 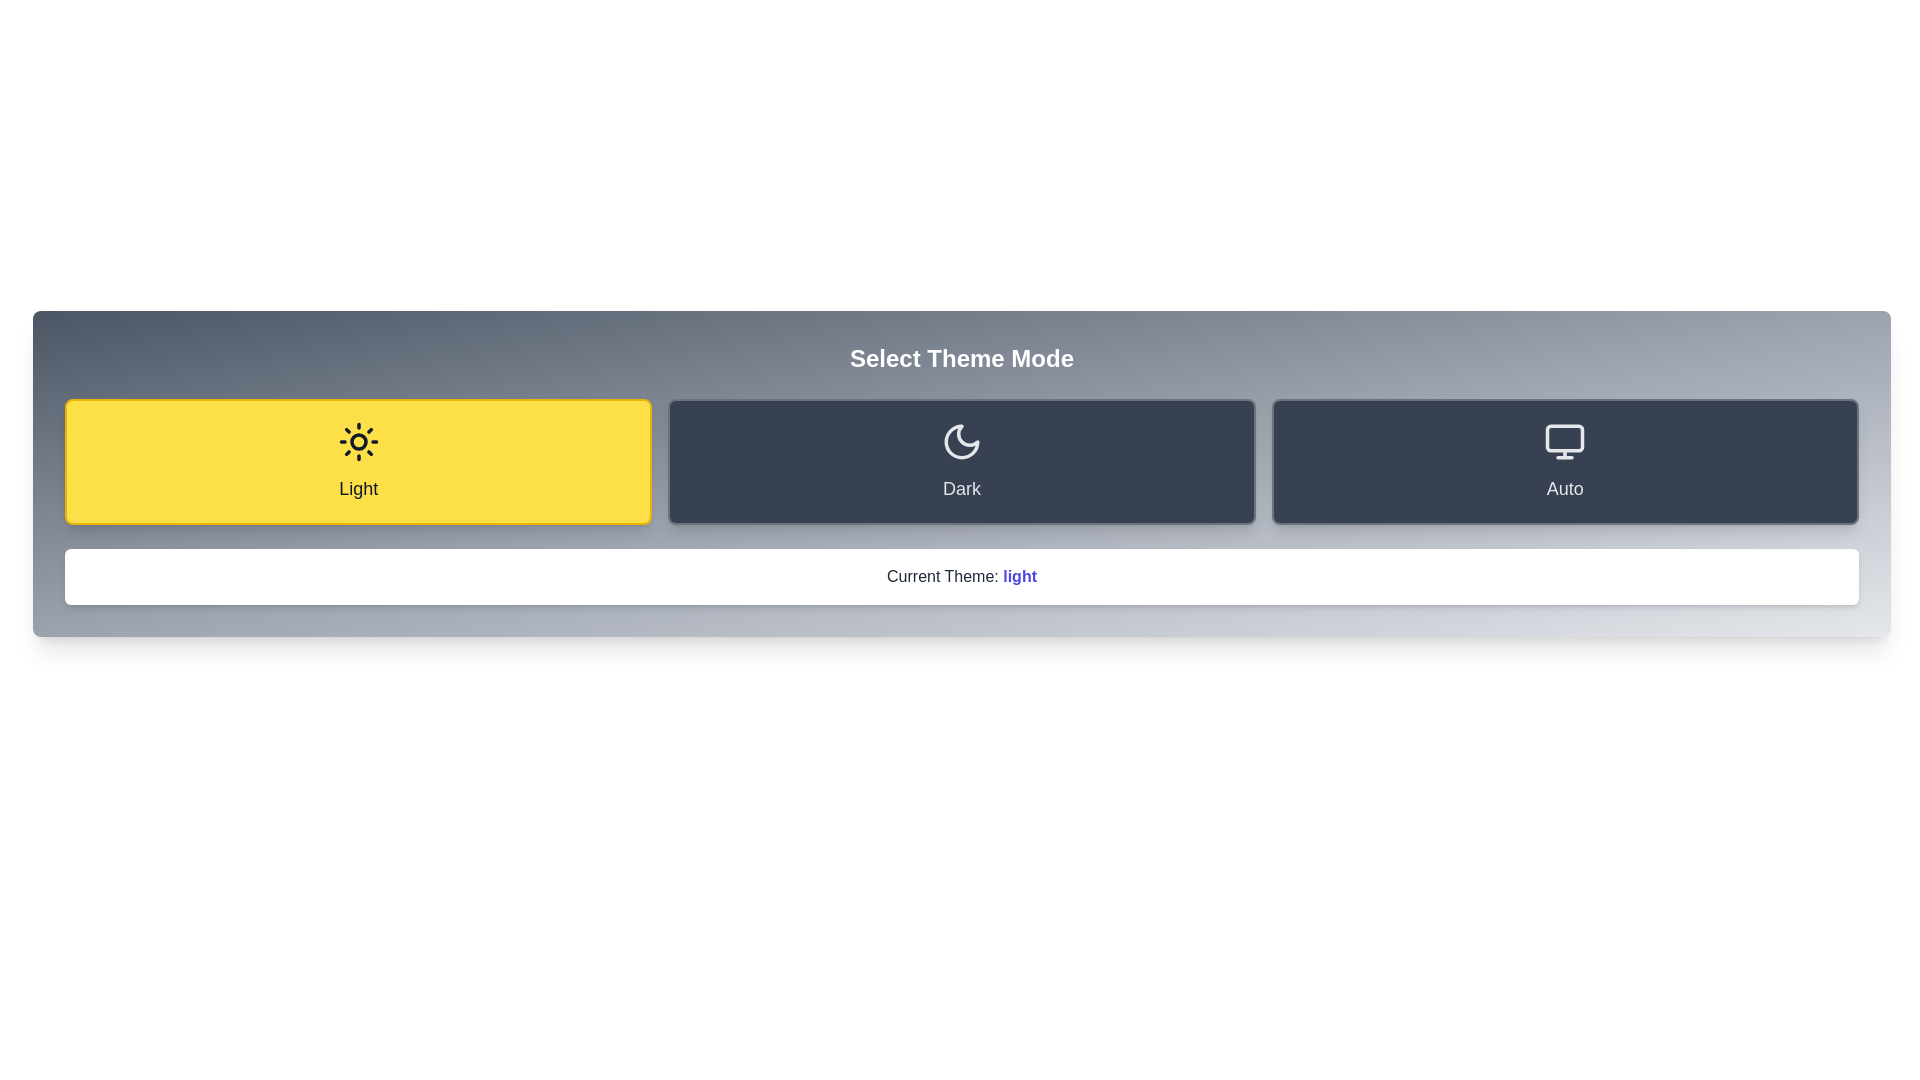 I want to click on the 'Light' button, which is a rectangular button with rounded corners, bright yellow background, dark gray text, and a black sun icon above the text, so click(x=358, y=462).